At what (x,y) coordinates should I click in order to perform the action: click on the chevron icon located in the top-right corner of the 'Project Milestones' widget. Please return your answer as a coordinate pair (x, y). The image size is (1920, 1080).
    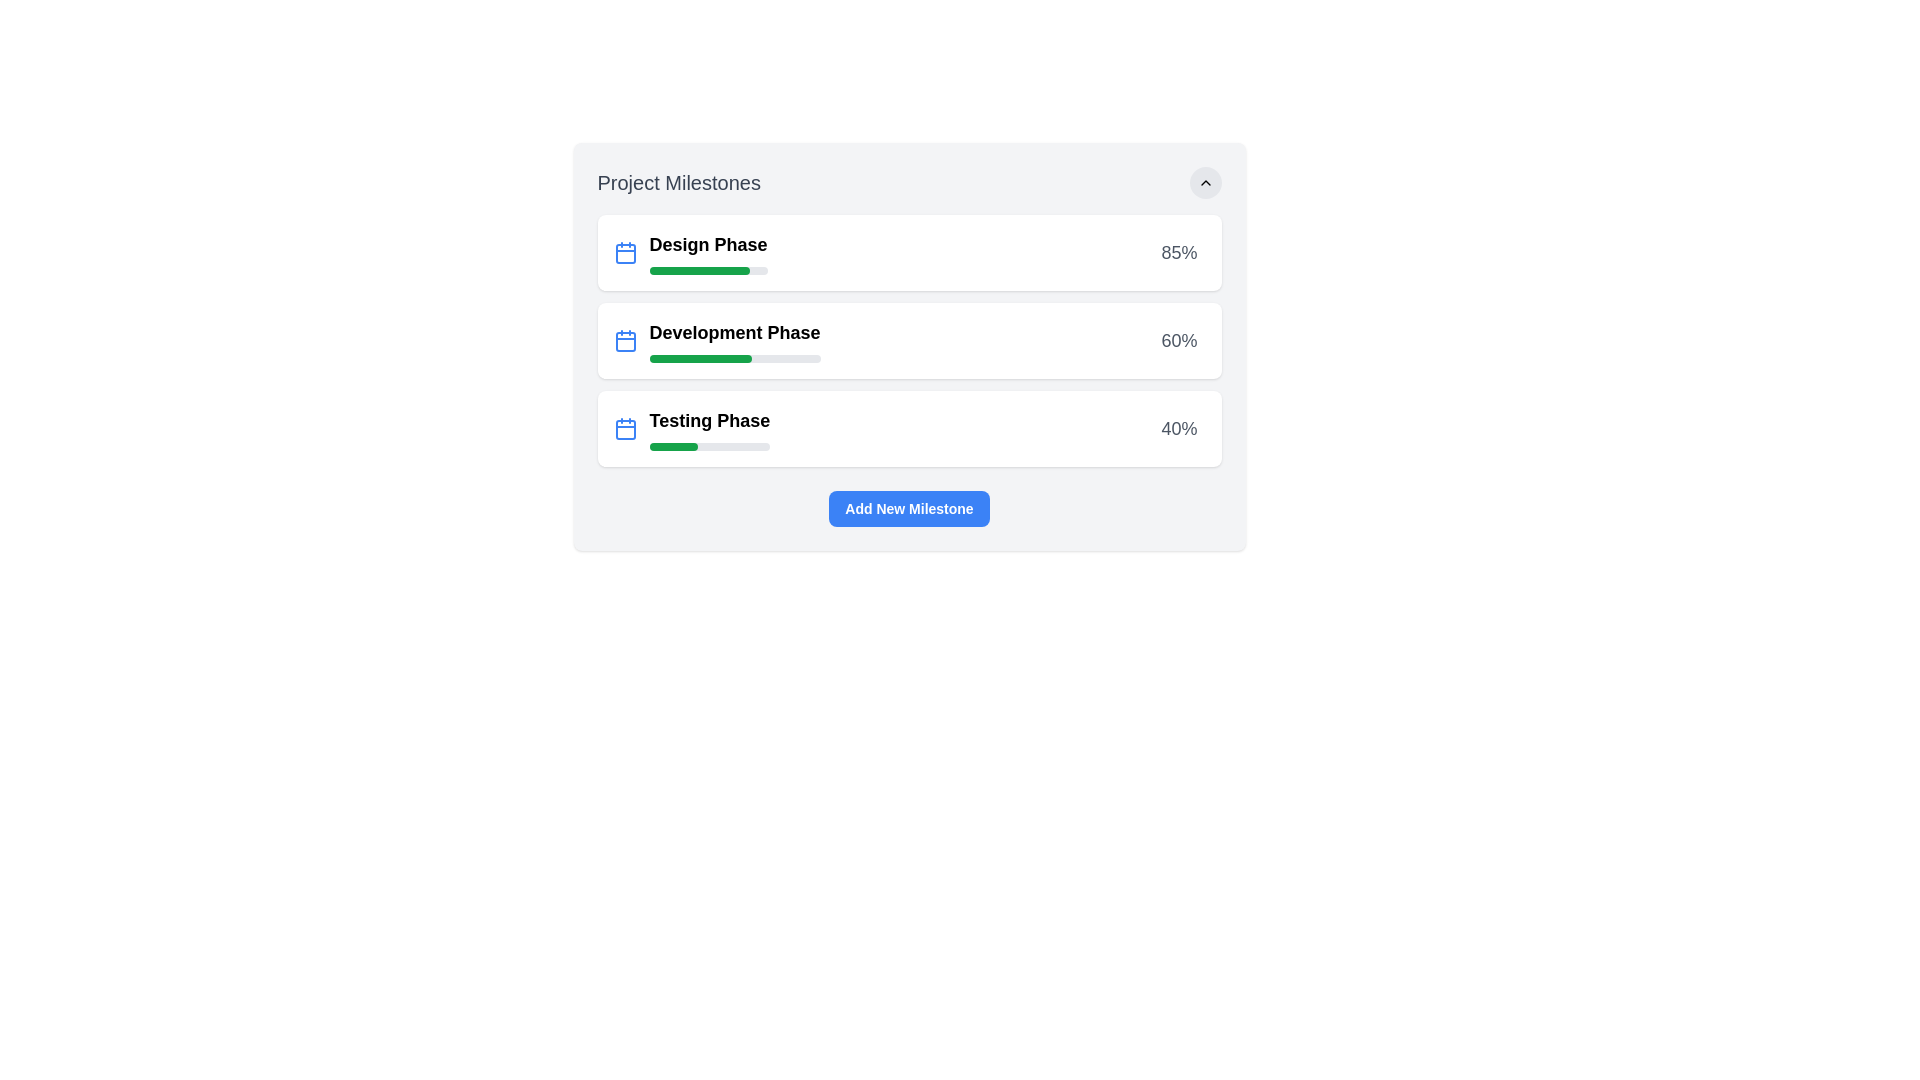
    Looking at the image, I should click on (1204, 182).